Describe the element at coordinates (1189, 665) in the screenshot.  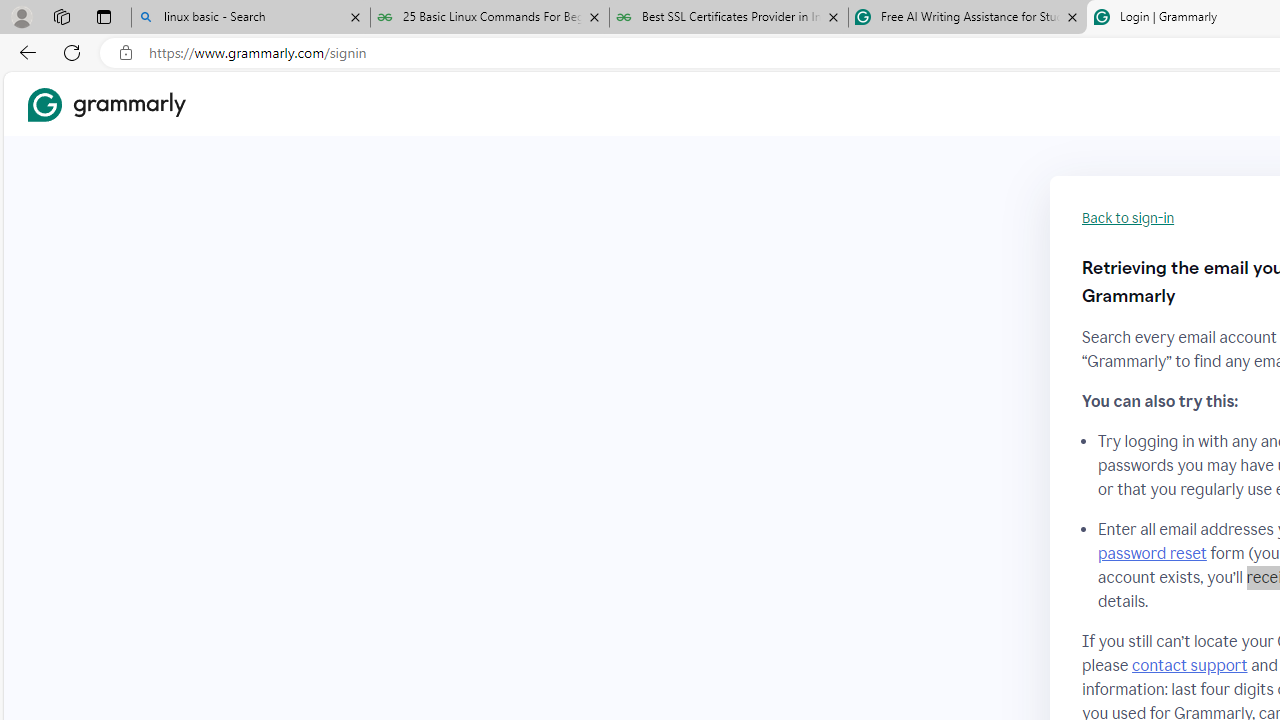
I see `'contact support'` at that location.